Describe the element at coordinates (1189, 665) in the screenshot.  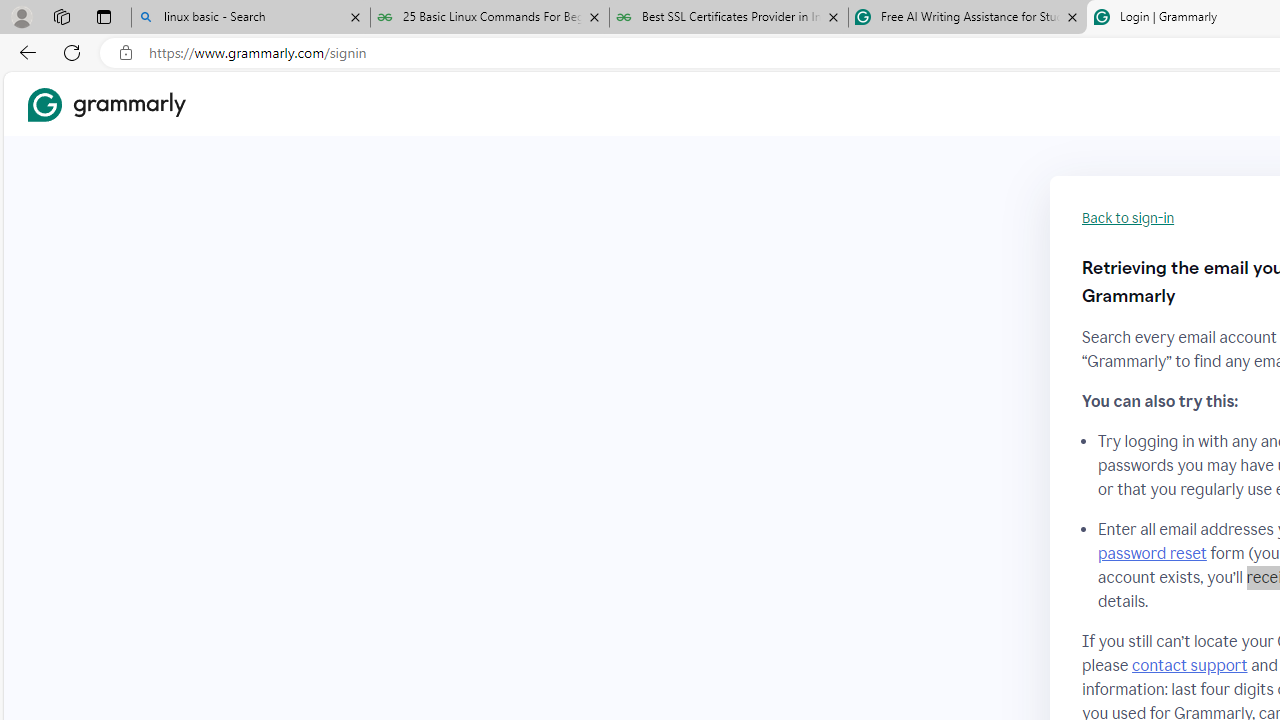
I see `'contact support'` at that location.